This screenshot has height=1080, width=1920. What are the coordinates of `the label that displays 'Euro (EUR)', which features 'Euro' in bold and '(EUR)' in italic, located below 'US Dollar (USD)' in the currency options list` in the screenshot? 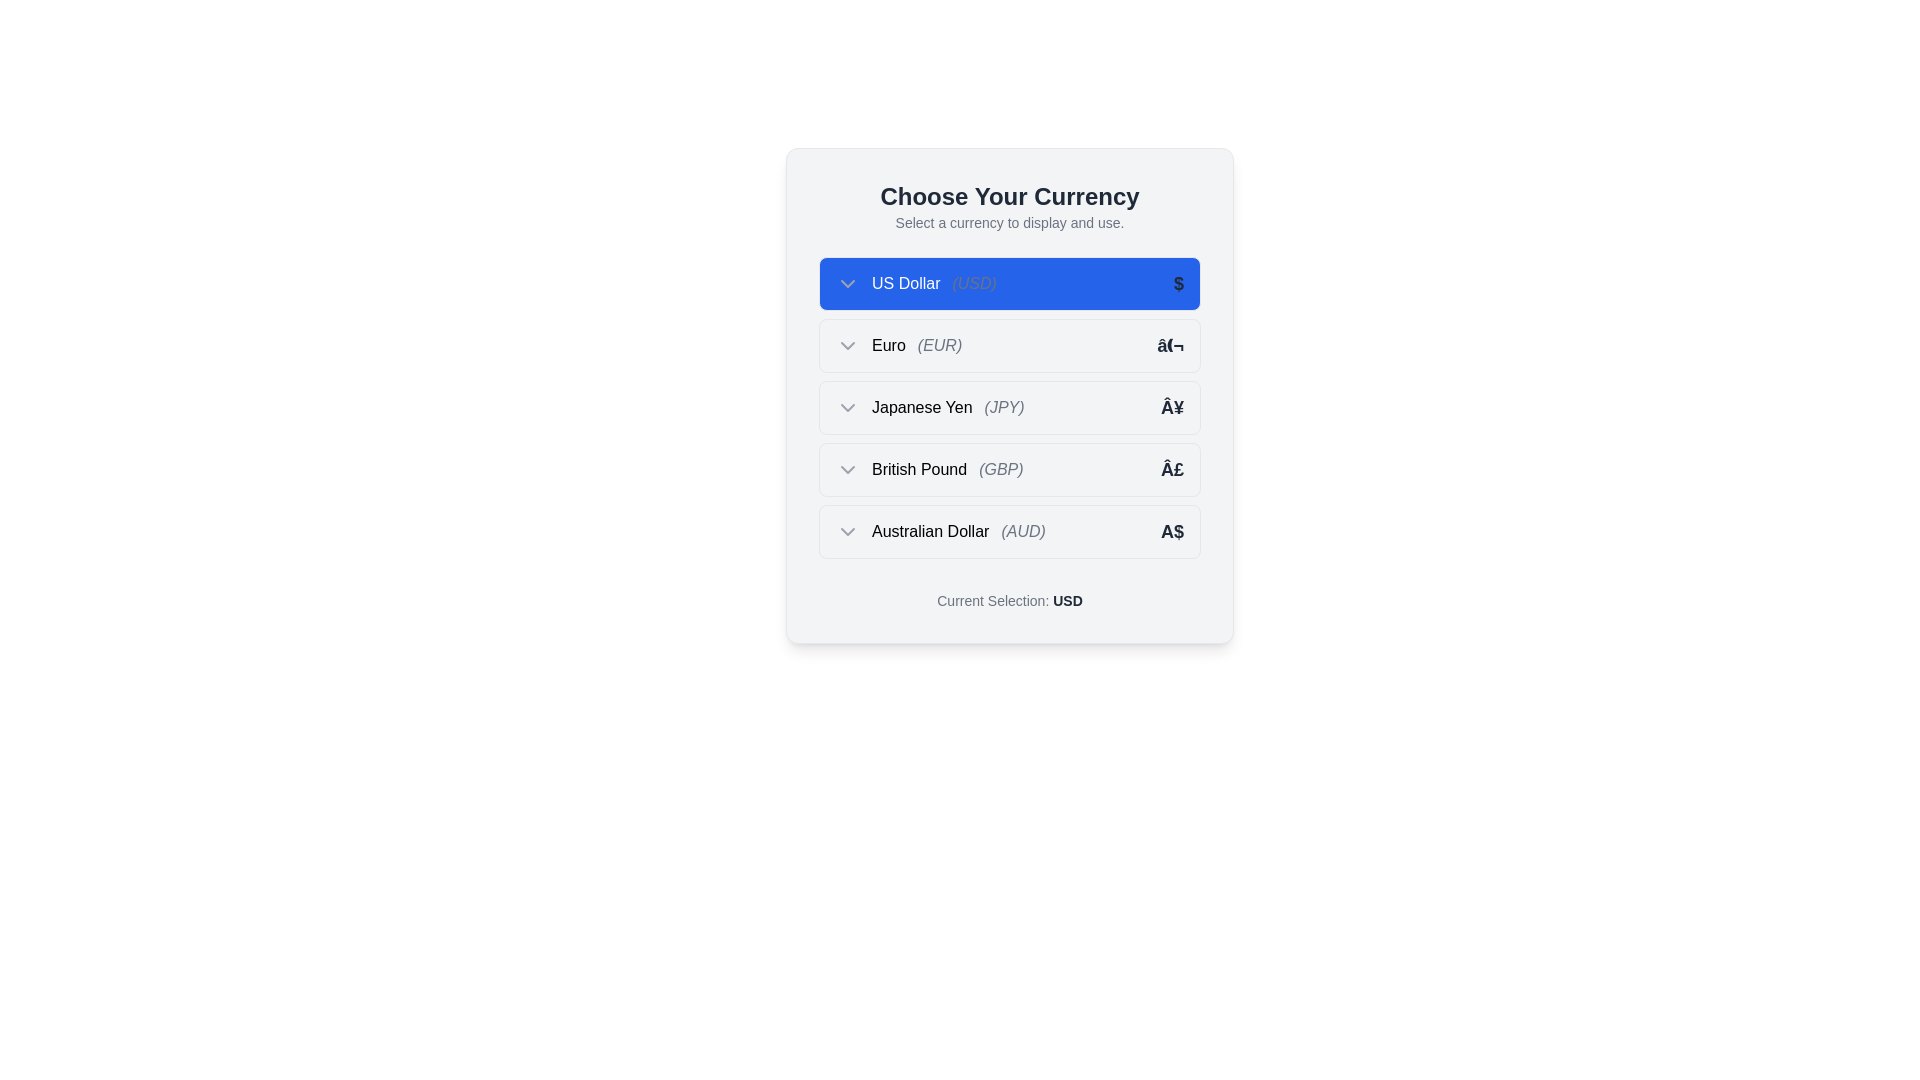 It's located at (898, 345).